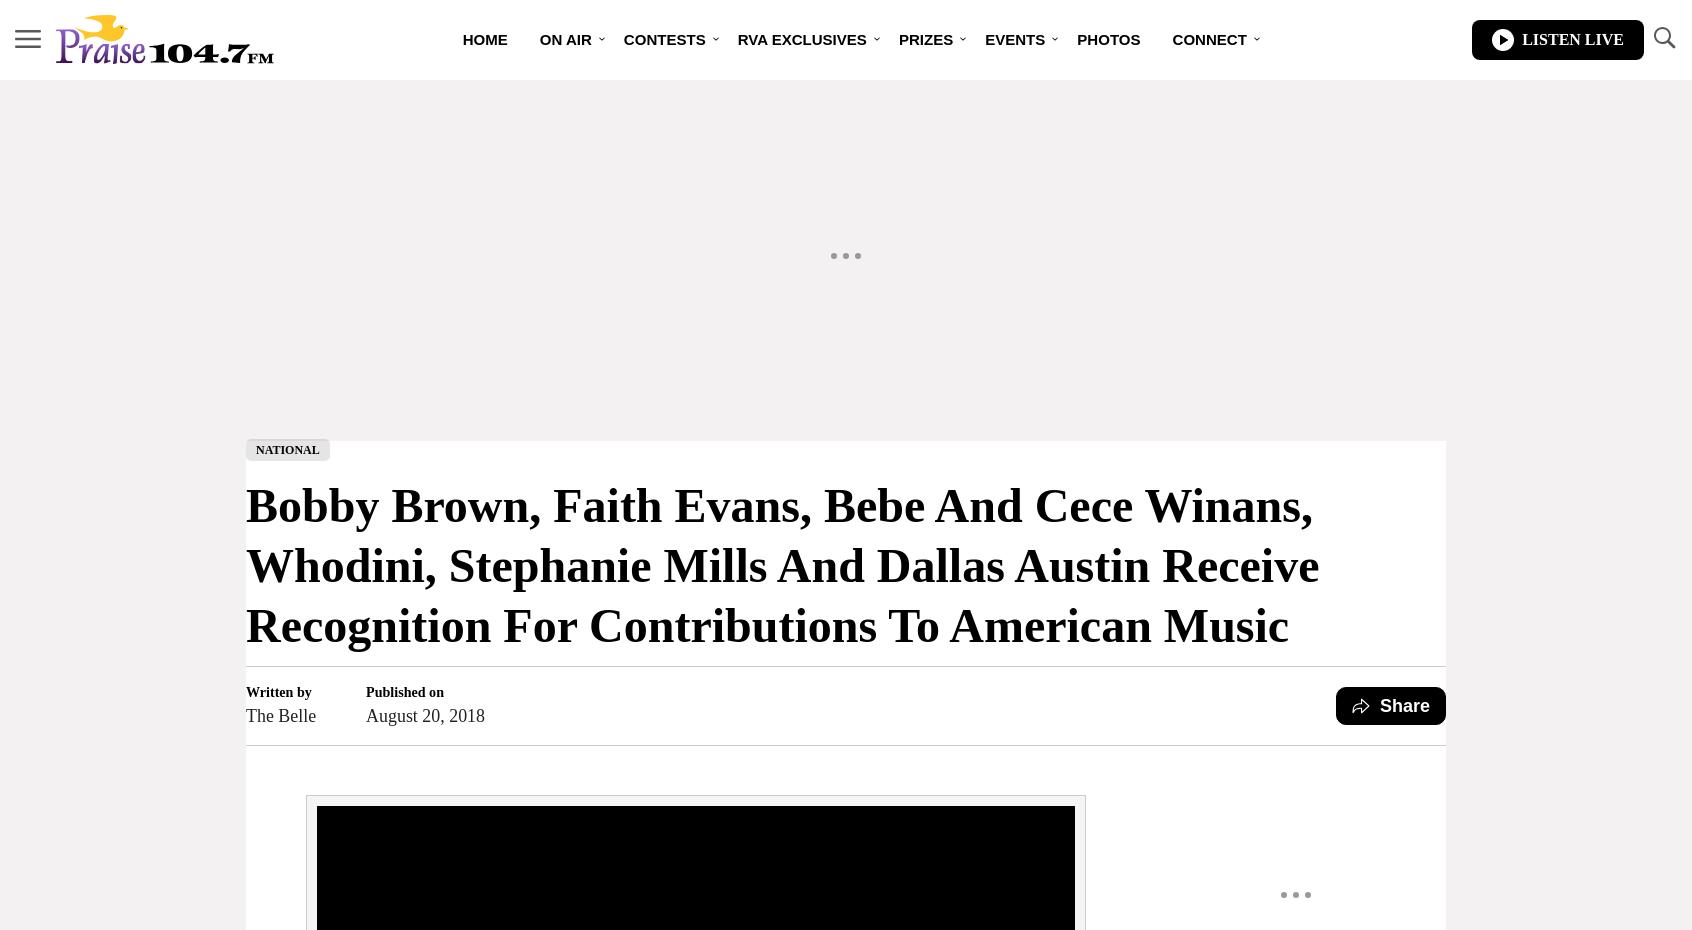  What do you see at coordinates (1246, 179) in the screenshot?
I see `'Sign Up For Our Newsletter'` at bounding box center [1246, 179].